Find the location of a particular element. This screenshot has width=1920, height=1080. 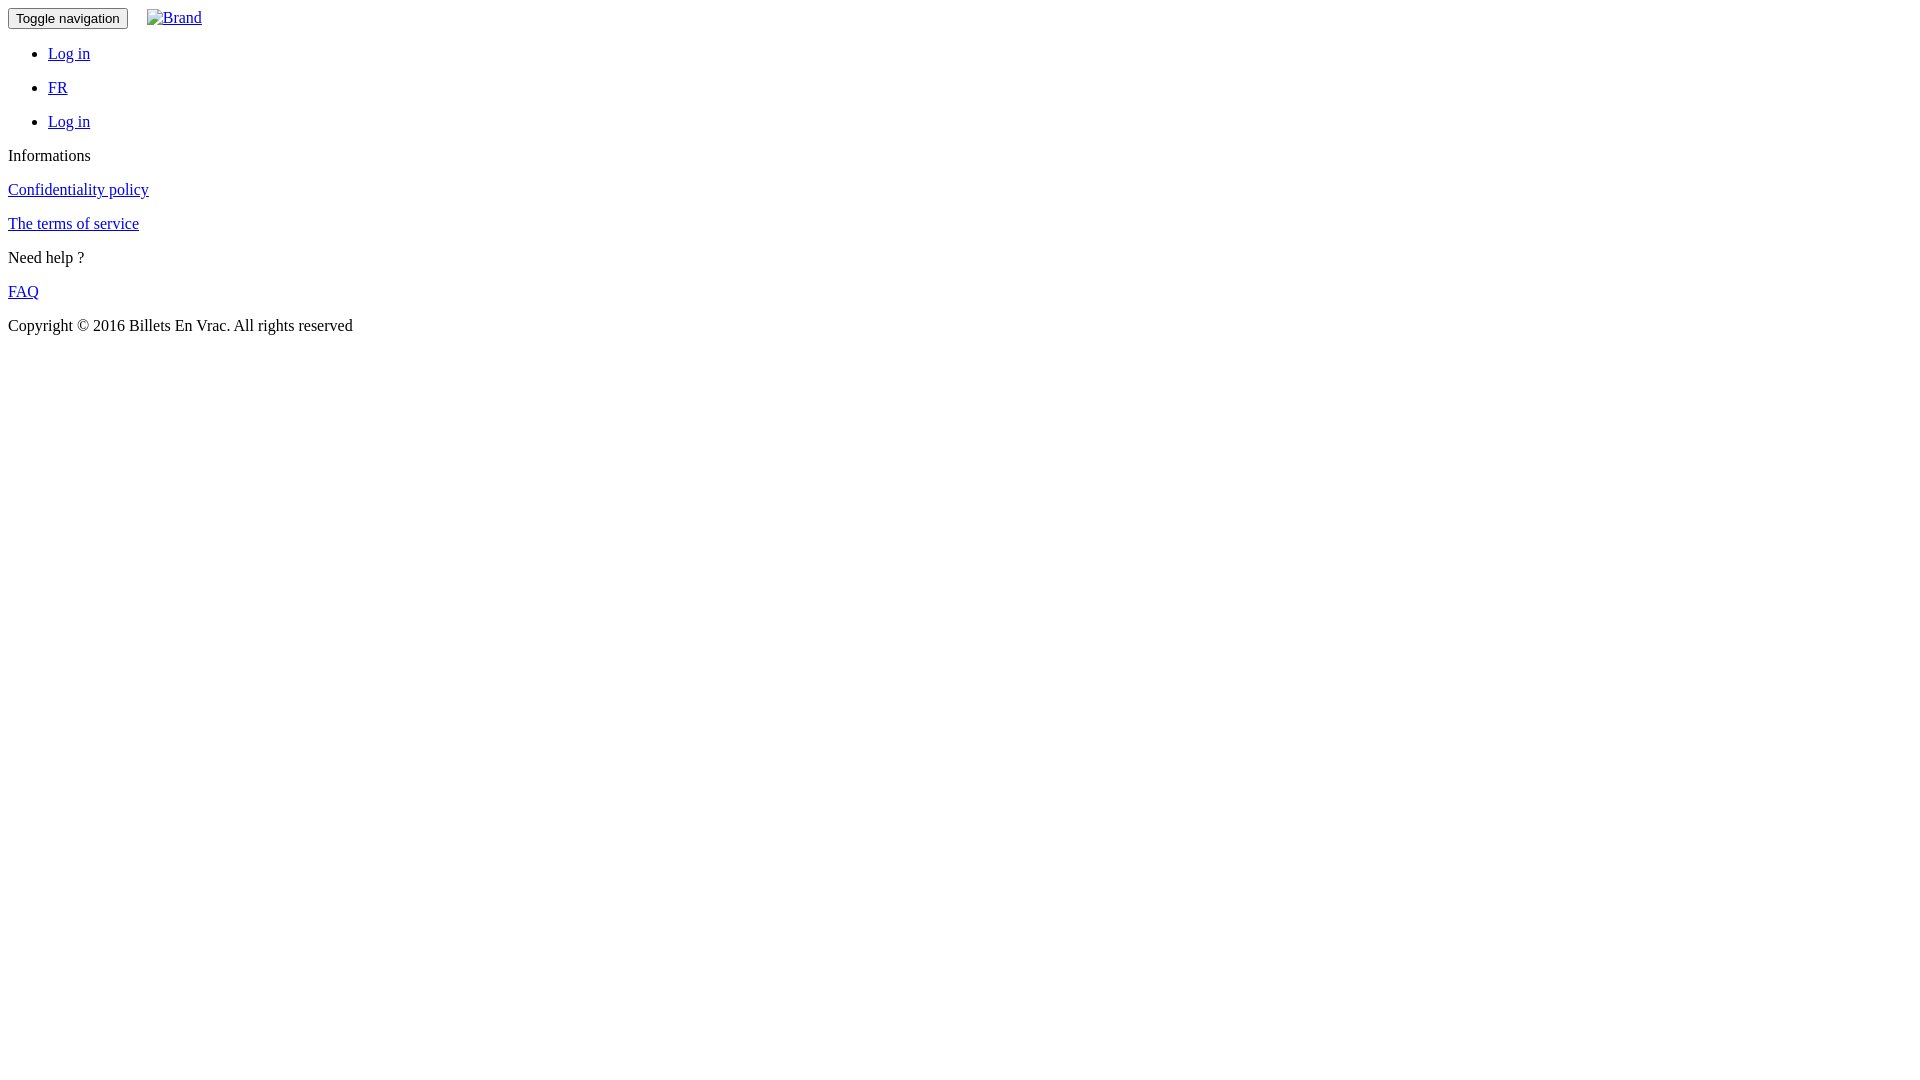

'Toggle navigation' is located at coordinates (67, 18).